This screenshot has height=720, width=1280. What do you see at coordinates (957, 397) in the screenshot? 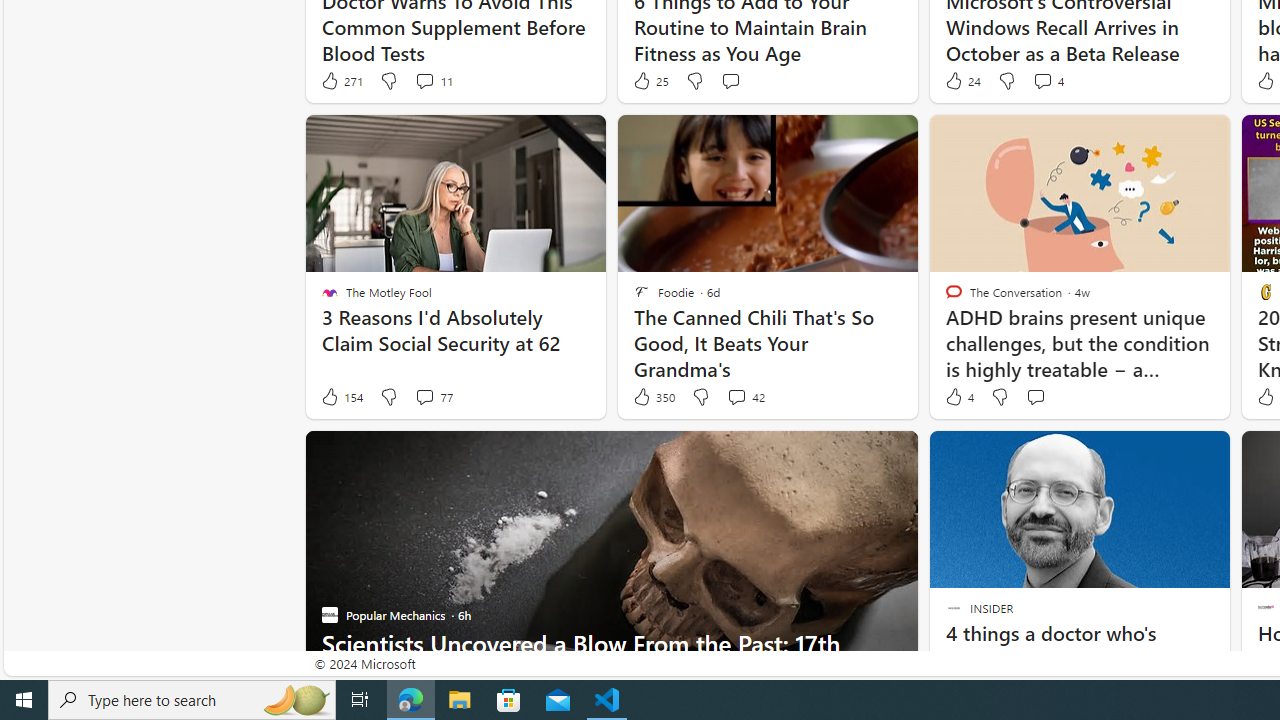
I see `'4 Like'` at bounding box center [957, 397].